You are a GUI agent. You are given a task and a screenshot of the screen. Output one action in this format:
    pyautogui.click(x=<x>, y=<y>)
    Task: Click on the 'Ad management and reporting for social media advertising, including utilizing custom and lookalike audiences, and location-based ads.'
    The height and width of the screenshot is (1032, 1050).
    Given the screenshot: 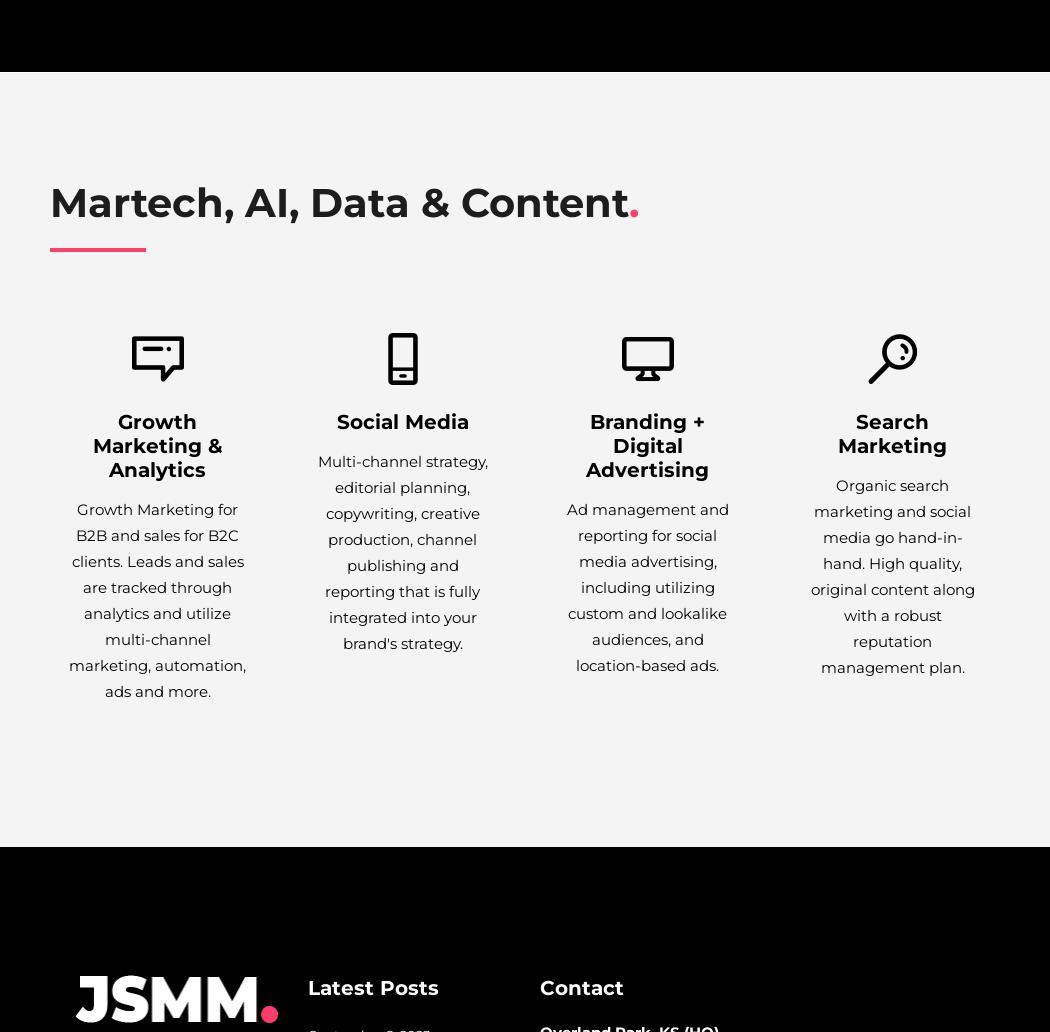 What is the action you would take?
    pyautogui.click(x=564, y=587)
    